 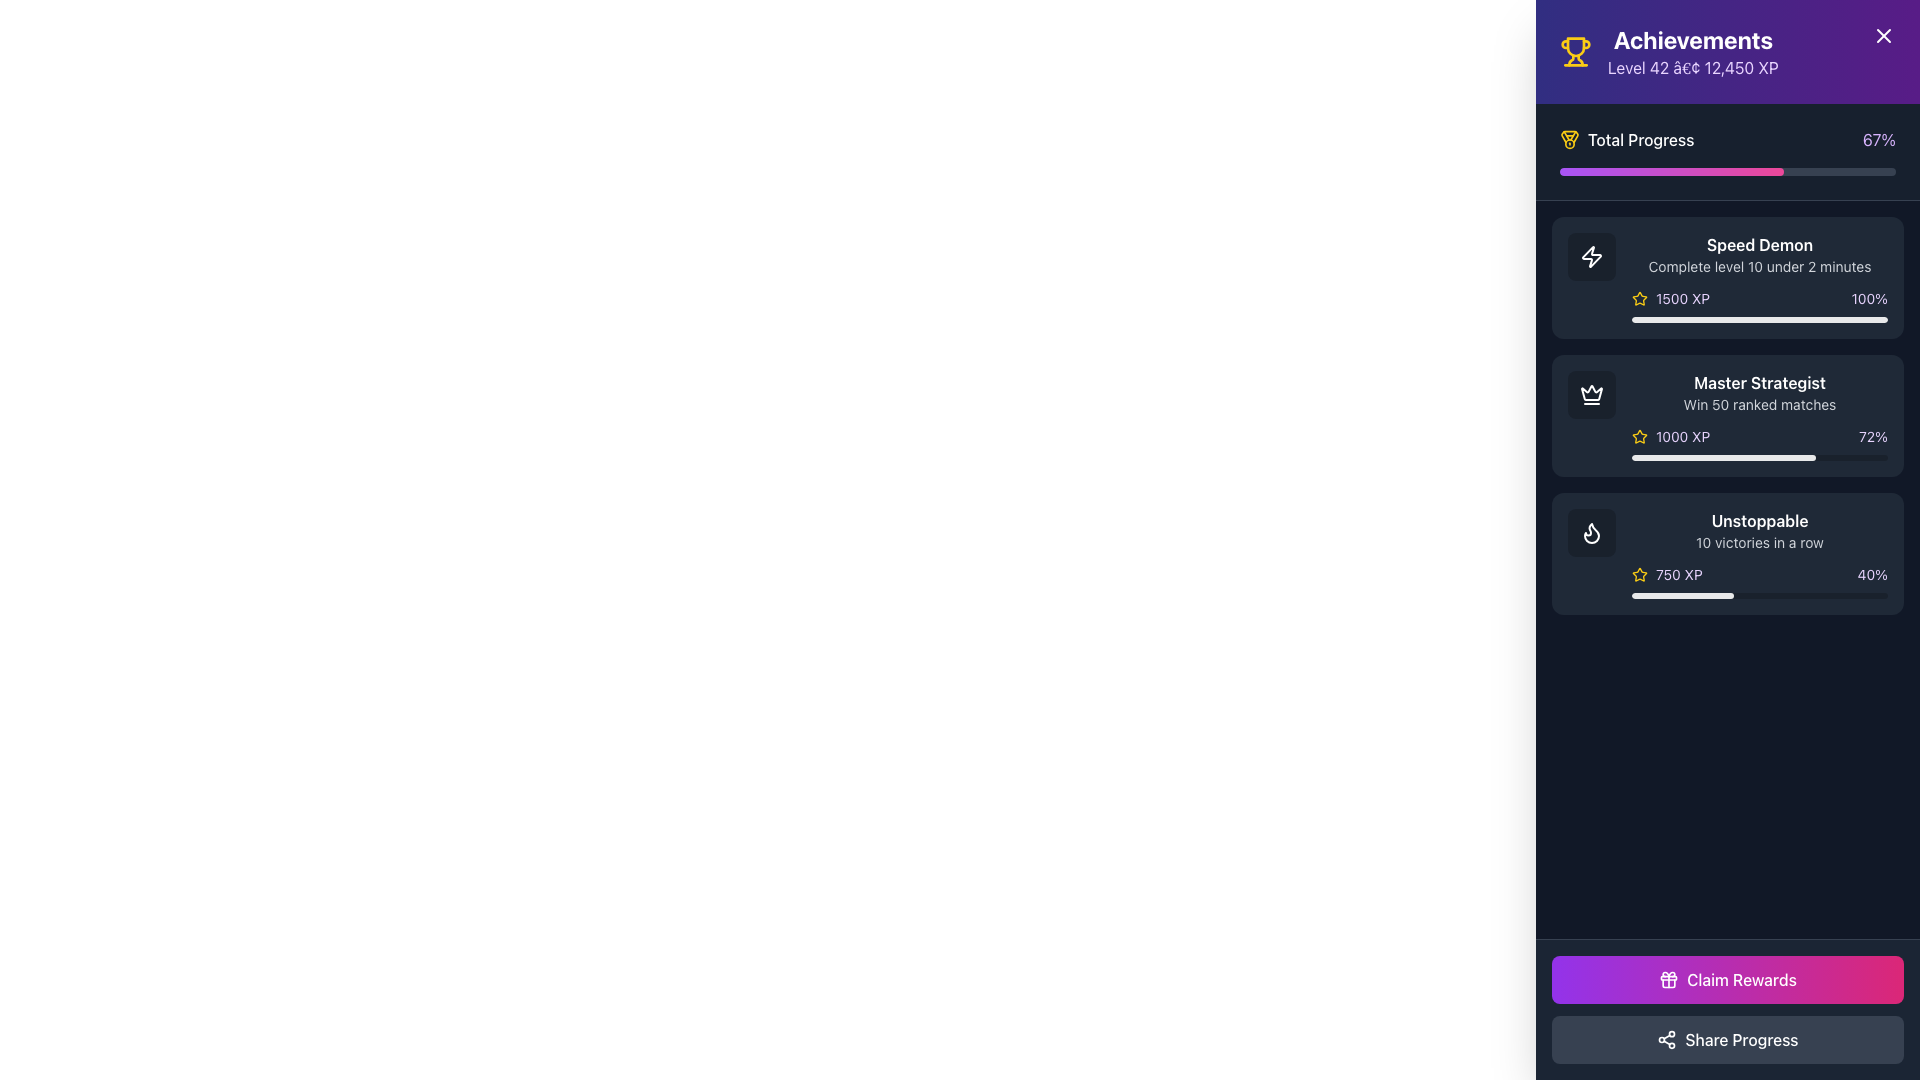 What do you see at coordinates (1591, 532) in the screenshot?
I see `the flame icon that represents the 'Unstoppable' achievement, which is styled with a curved and pointed outline and is positioned to the left of the text content` at bounding box center [1591, 532].